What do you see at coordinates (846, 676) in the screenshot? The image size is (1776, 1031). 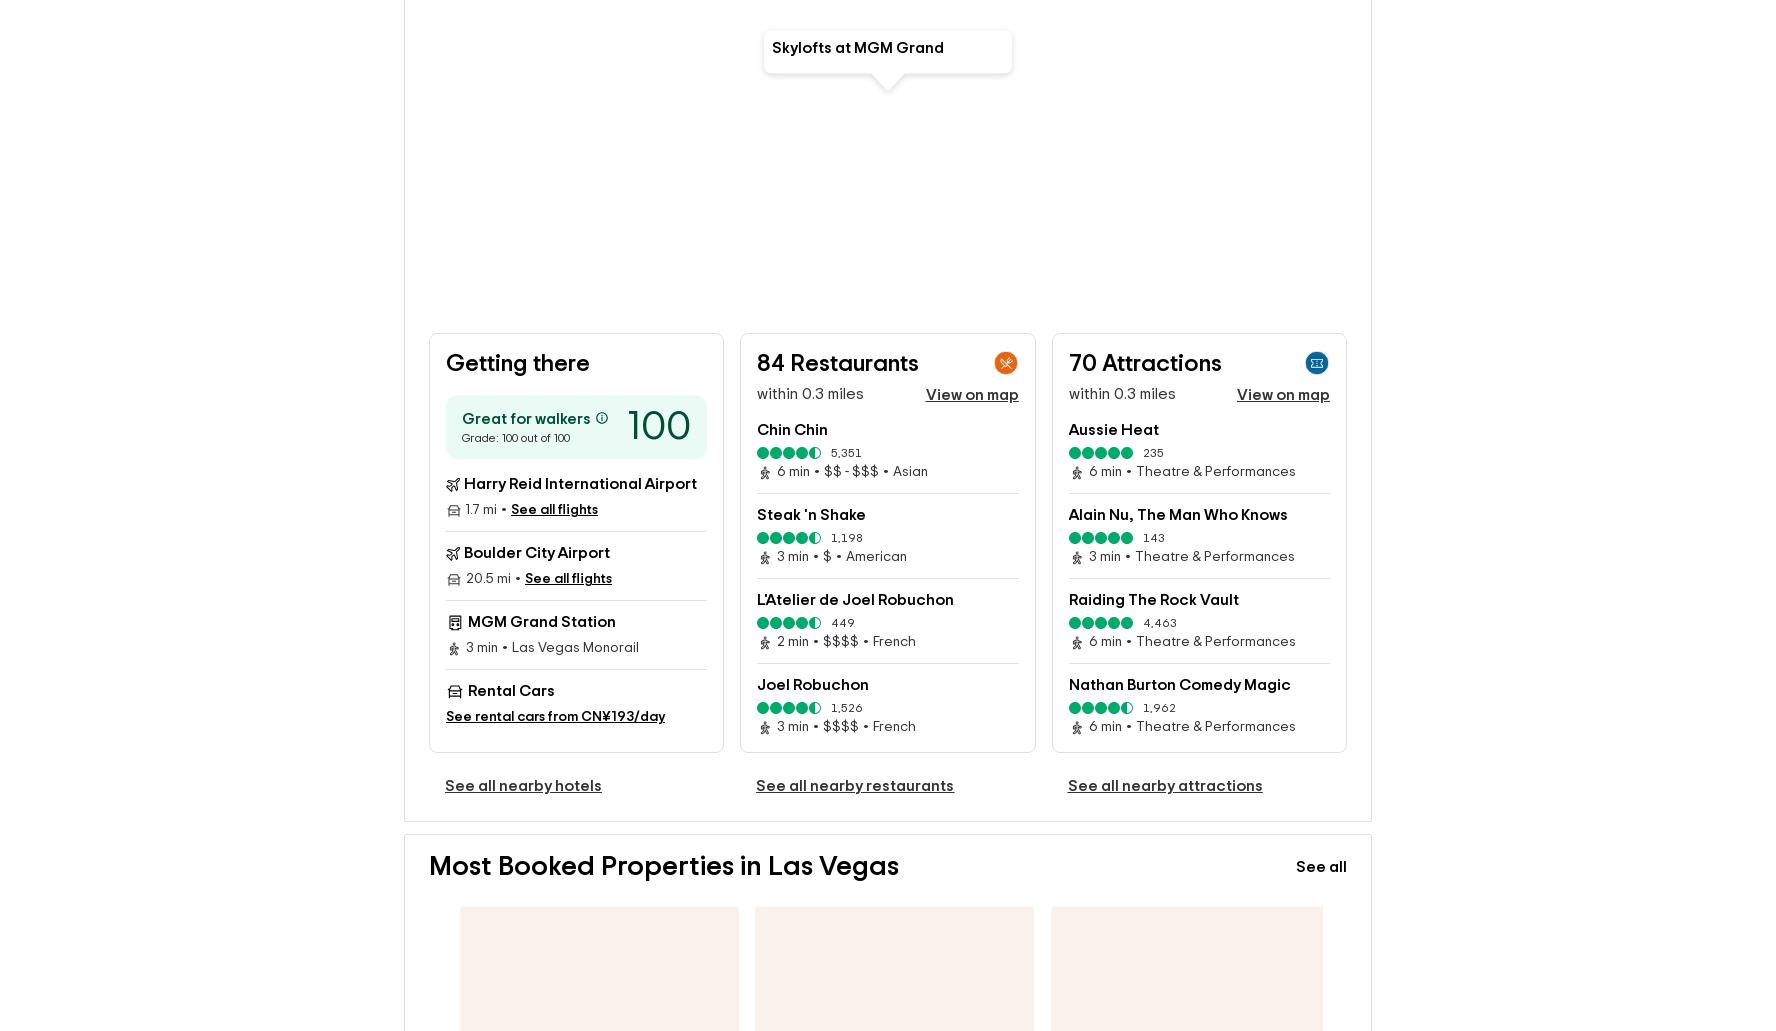 I see `'1,526'` at bounding box center [846, 676].